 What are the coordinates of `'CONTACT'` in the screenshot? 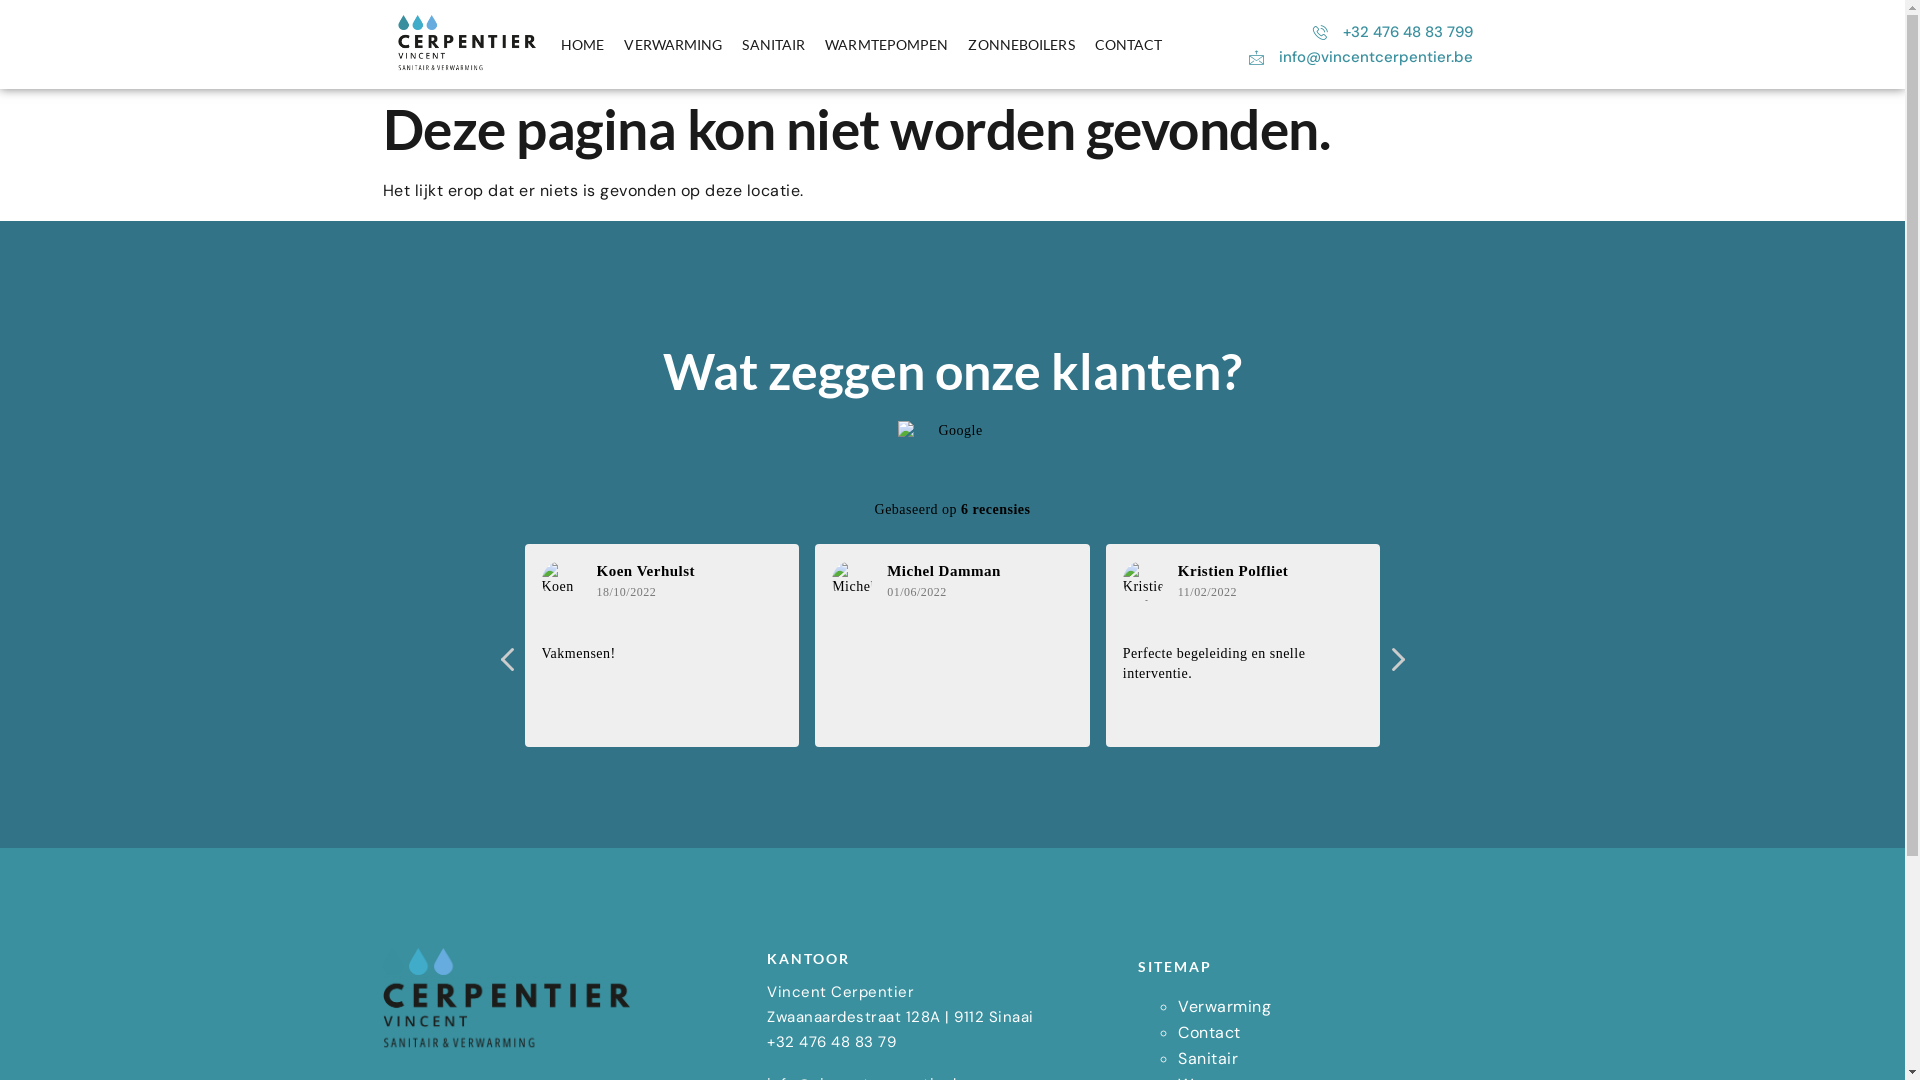 It's located at (1128, 45).